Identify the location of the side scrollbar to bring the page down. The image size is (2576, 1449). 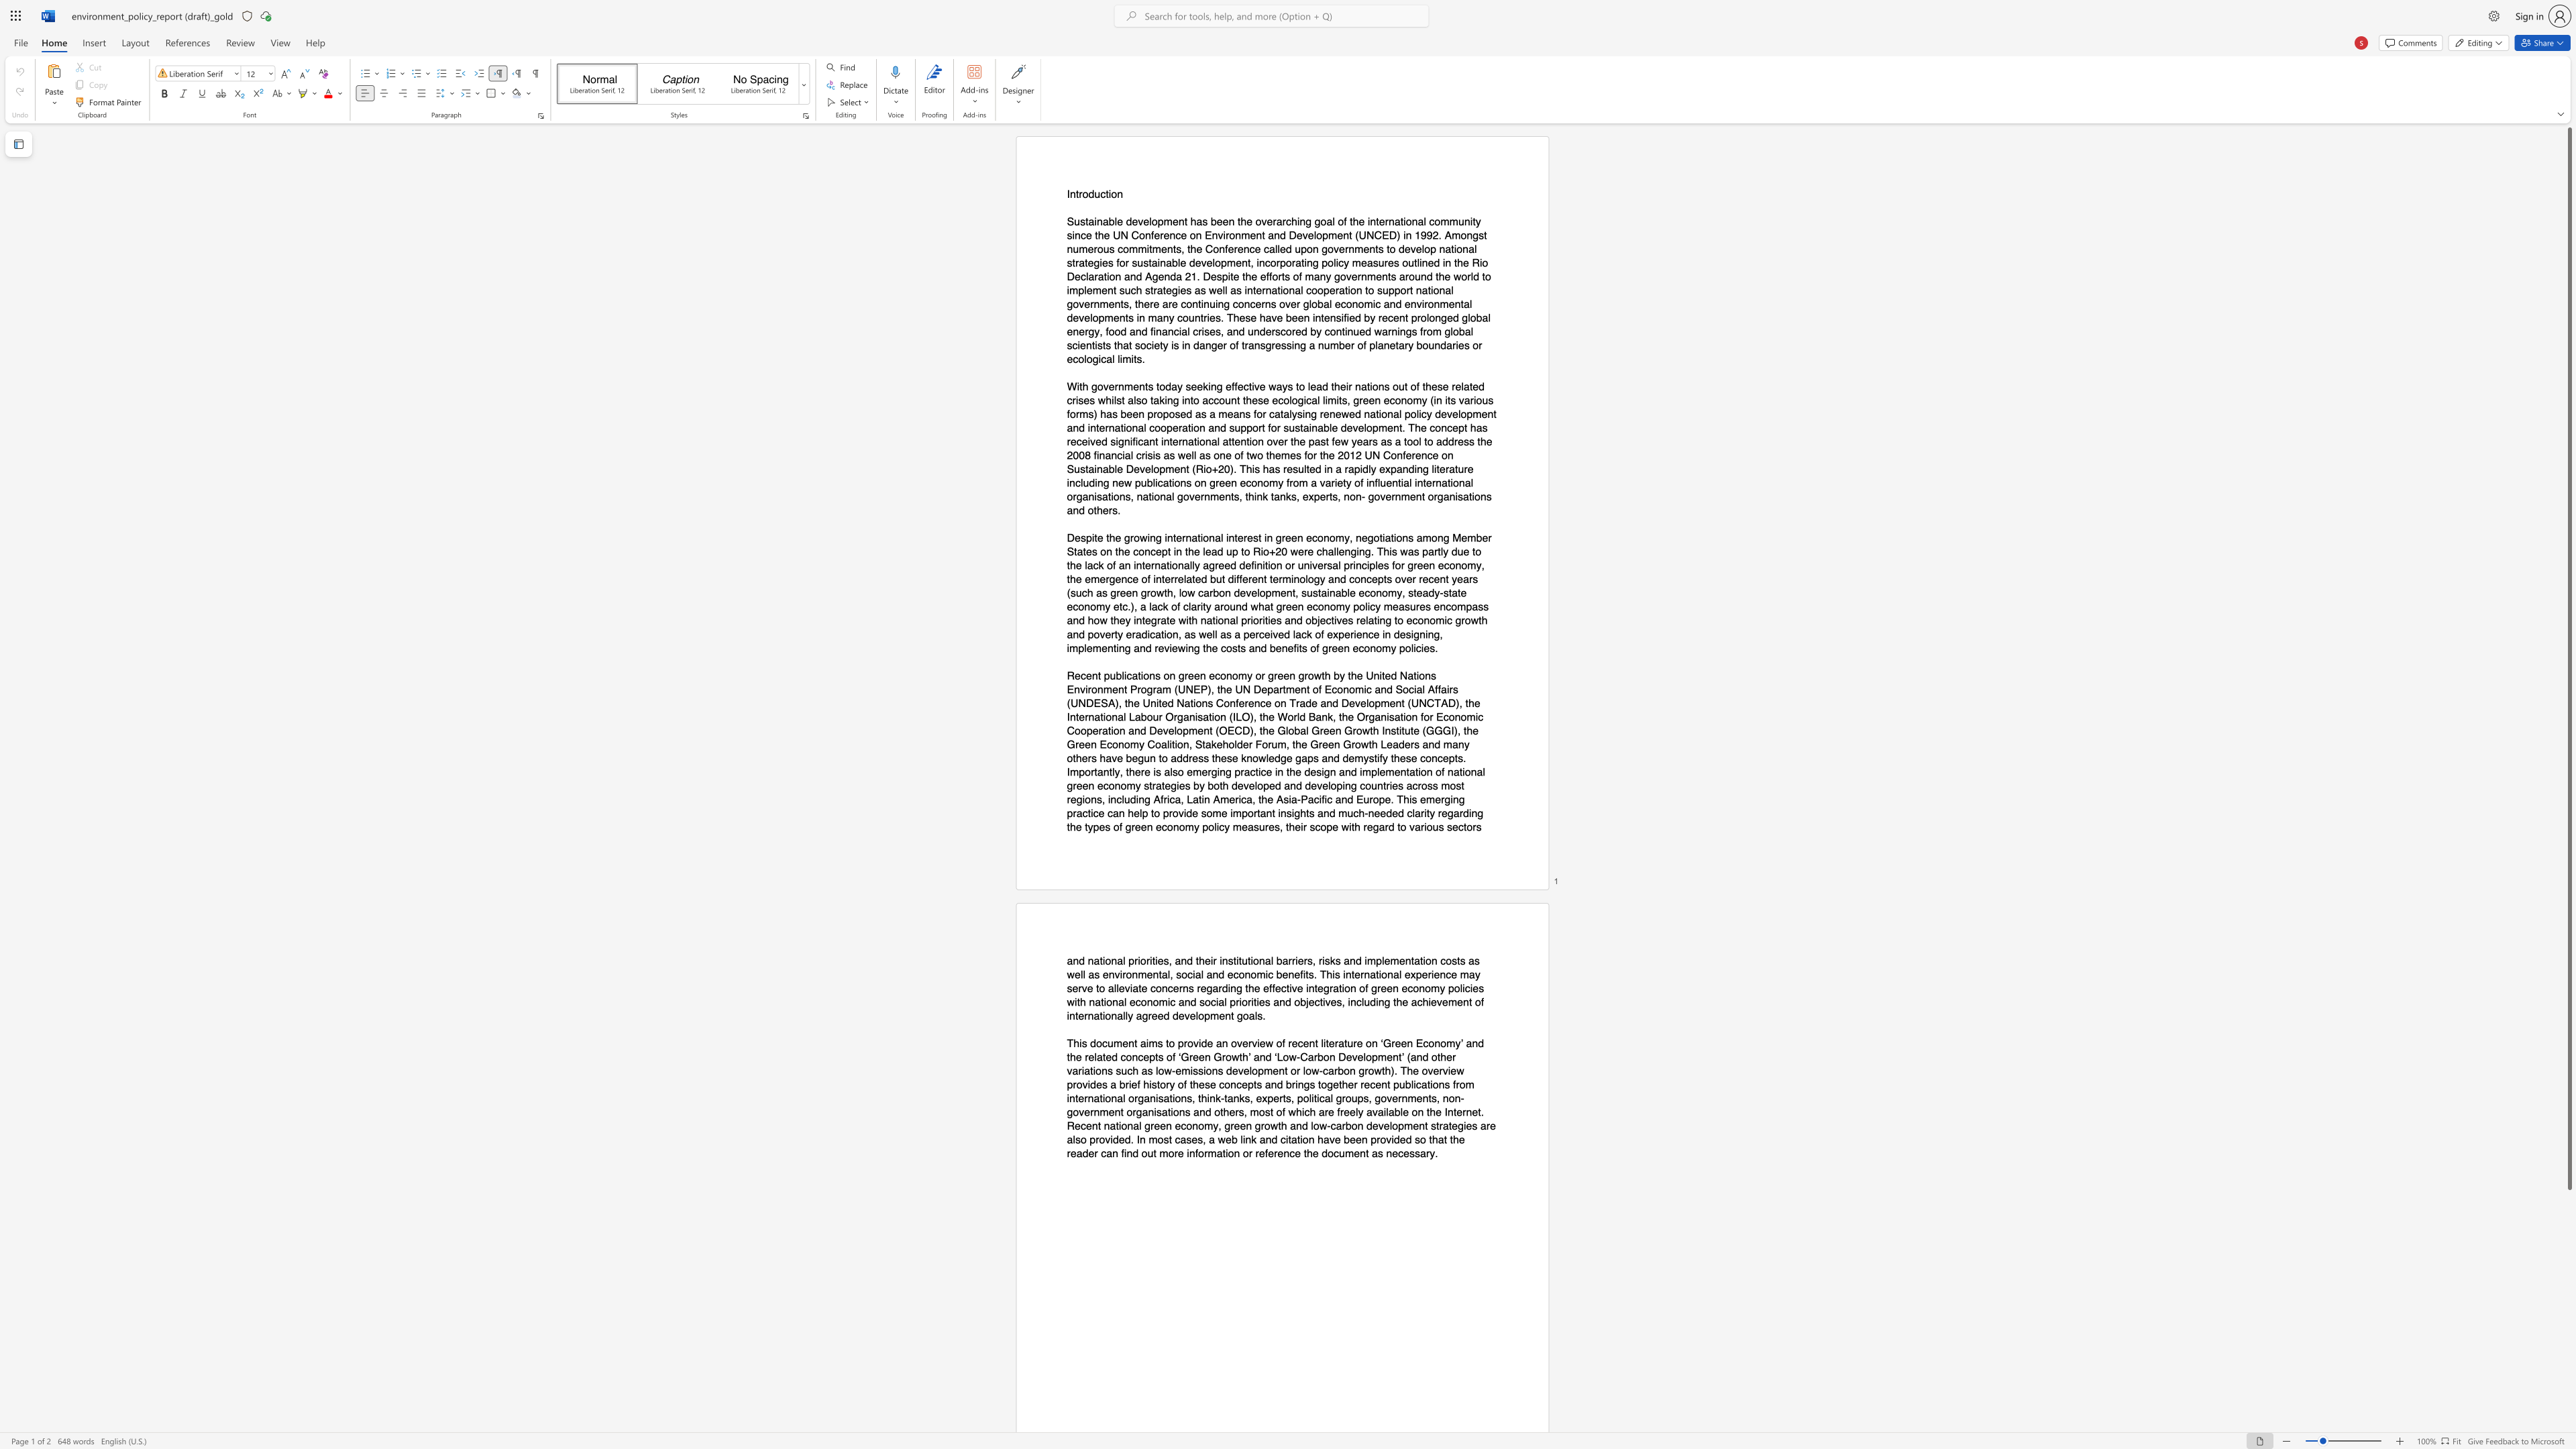
(2568, 1355).